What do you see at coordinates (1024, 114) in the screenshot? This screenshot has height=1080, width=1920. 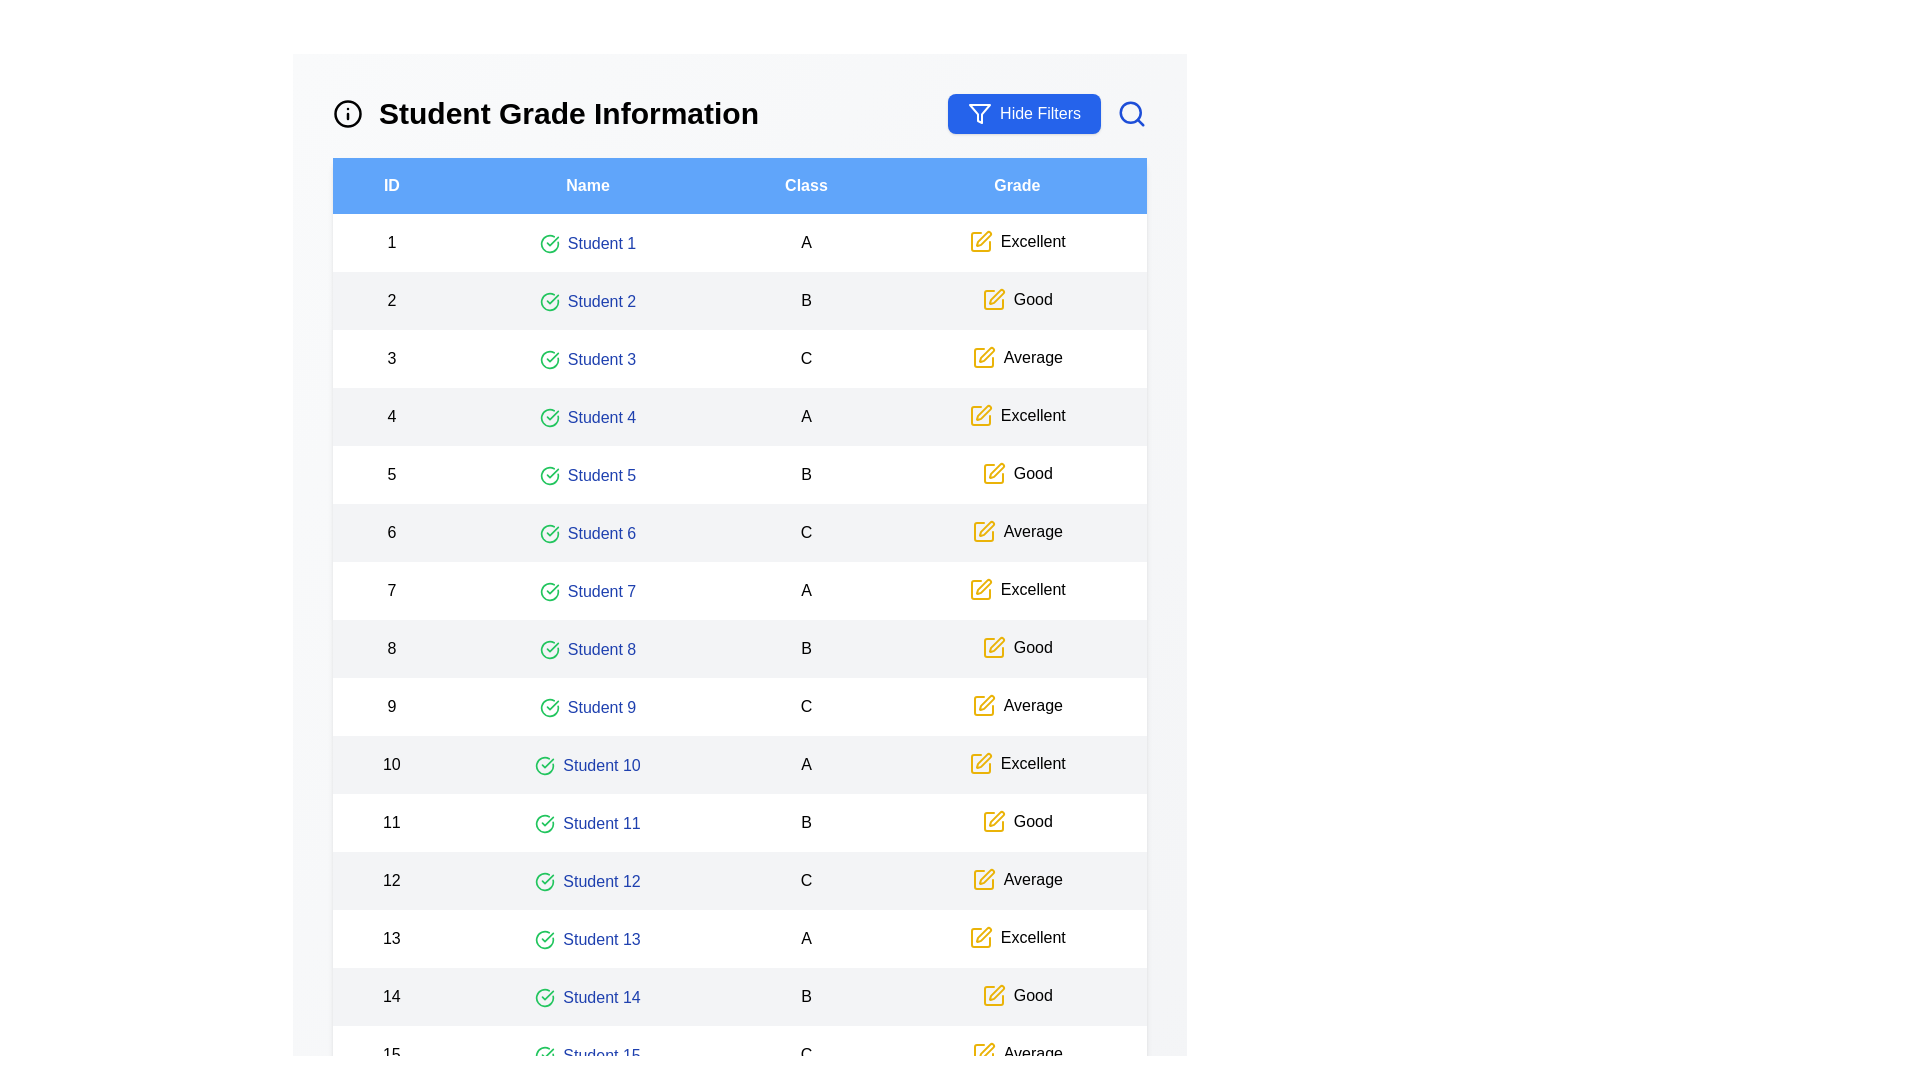 I see `the 'Hide Filters' button to toggle filter visibility` at bounding box center [1024, 114].